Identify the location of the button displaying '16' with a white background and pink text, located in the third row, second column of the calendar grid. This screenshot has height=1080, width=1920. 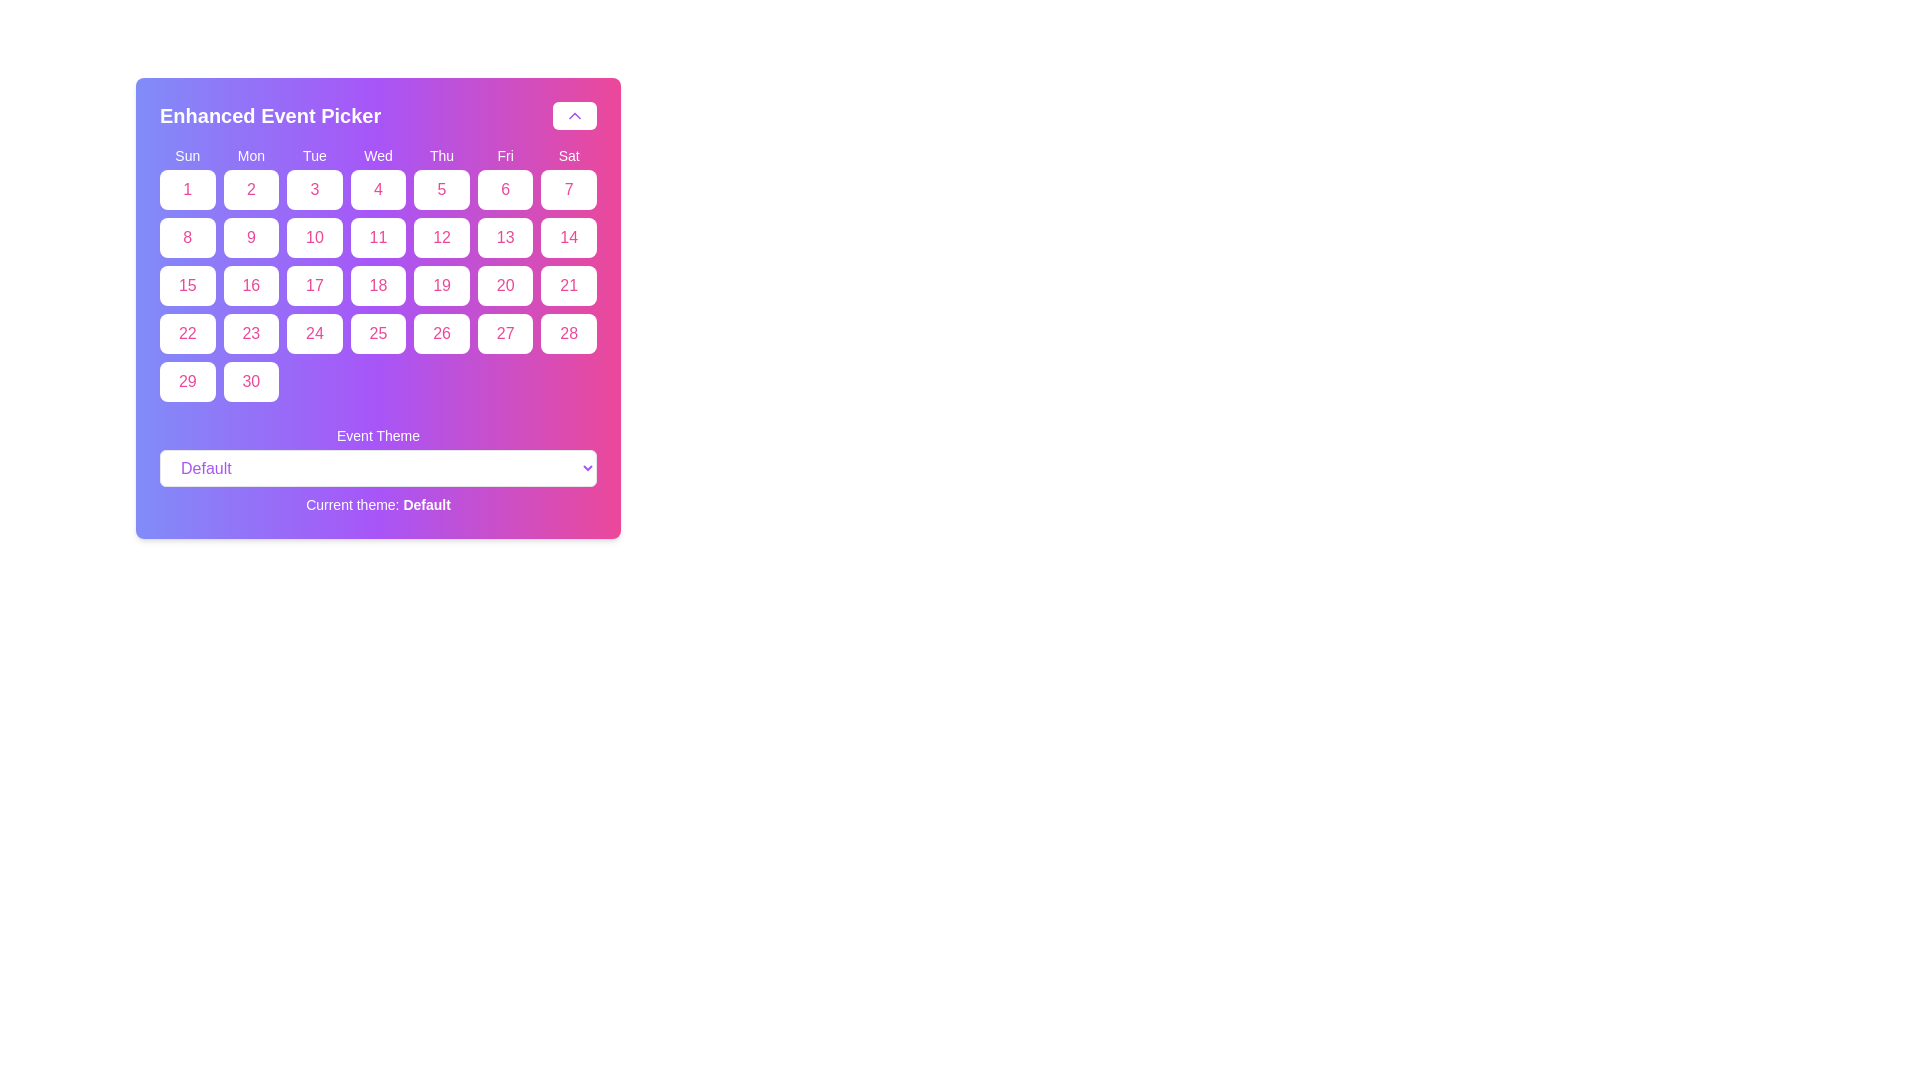
(250, 285).